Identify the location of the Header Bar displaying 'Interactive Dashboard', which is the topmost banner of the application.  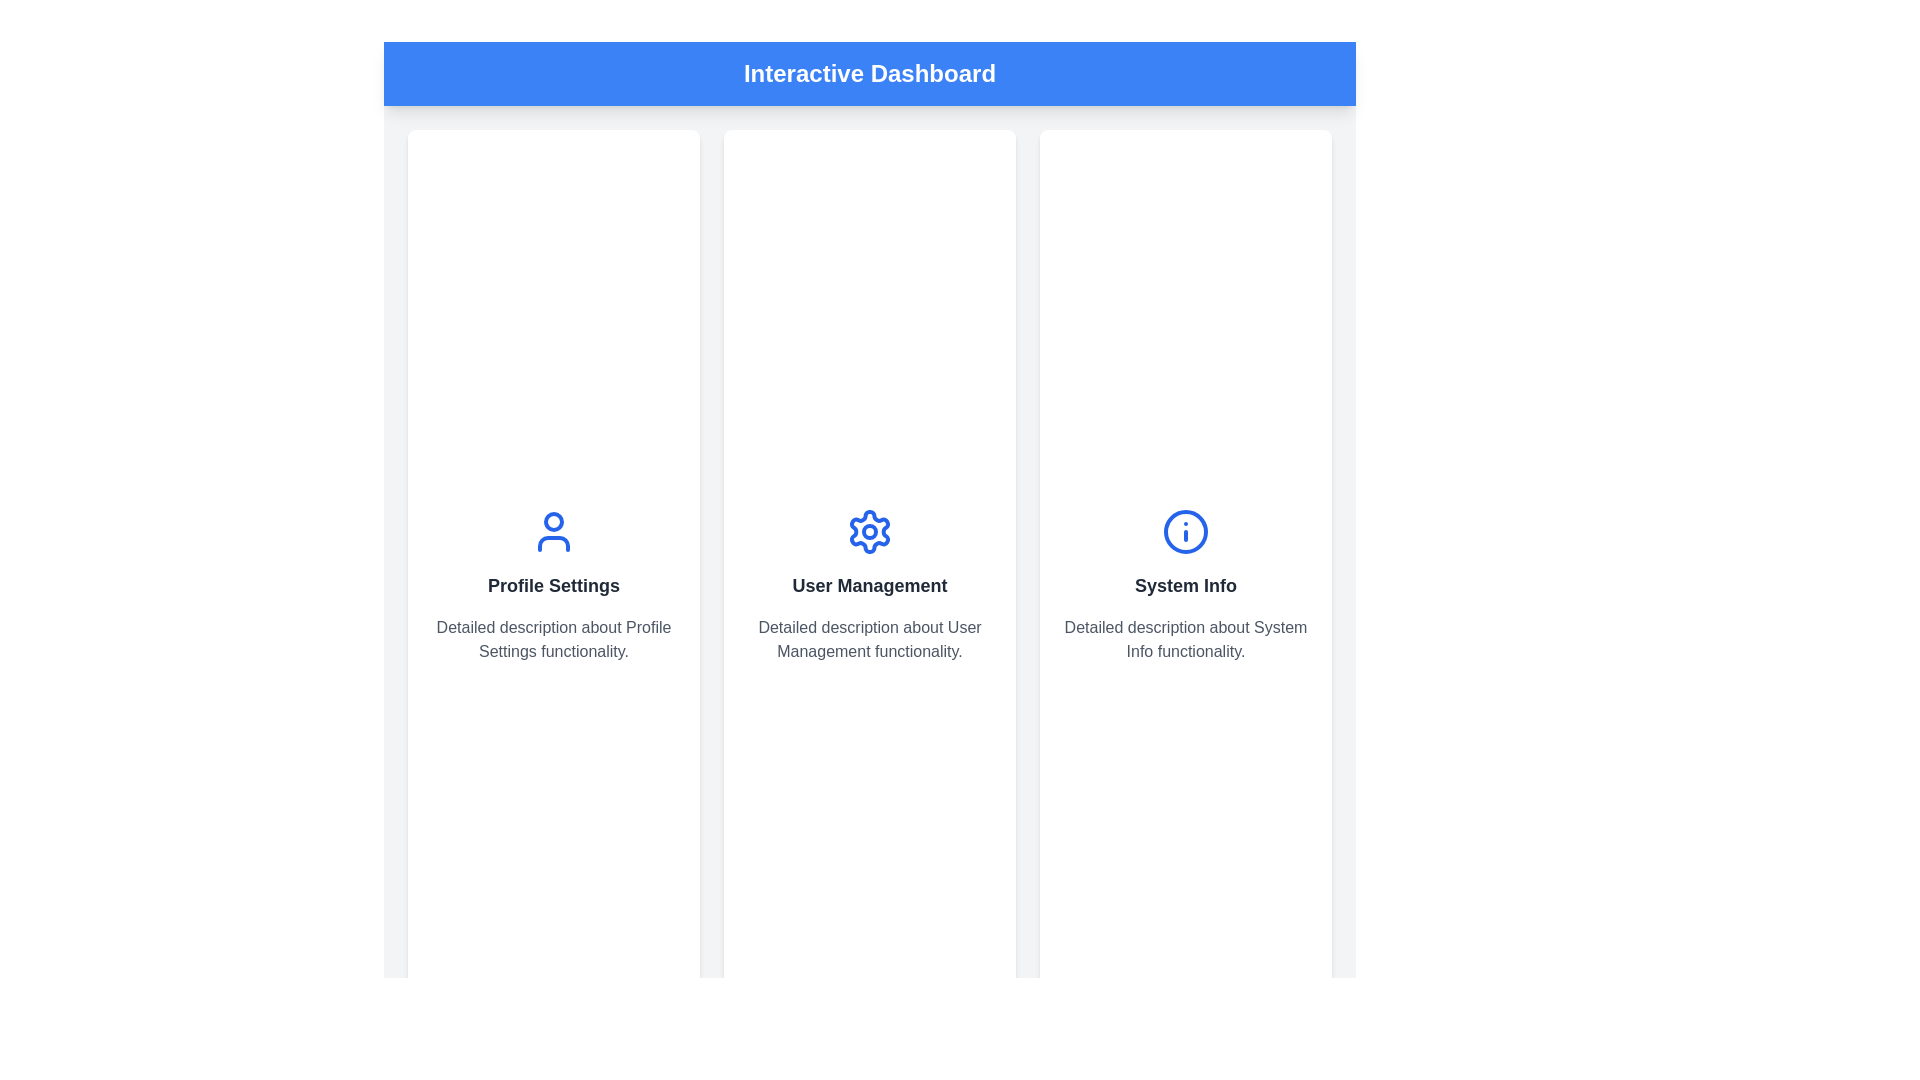
(869, 72).